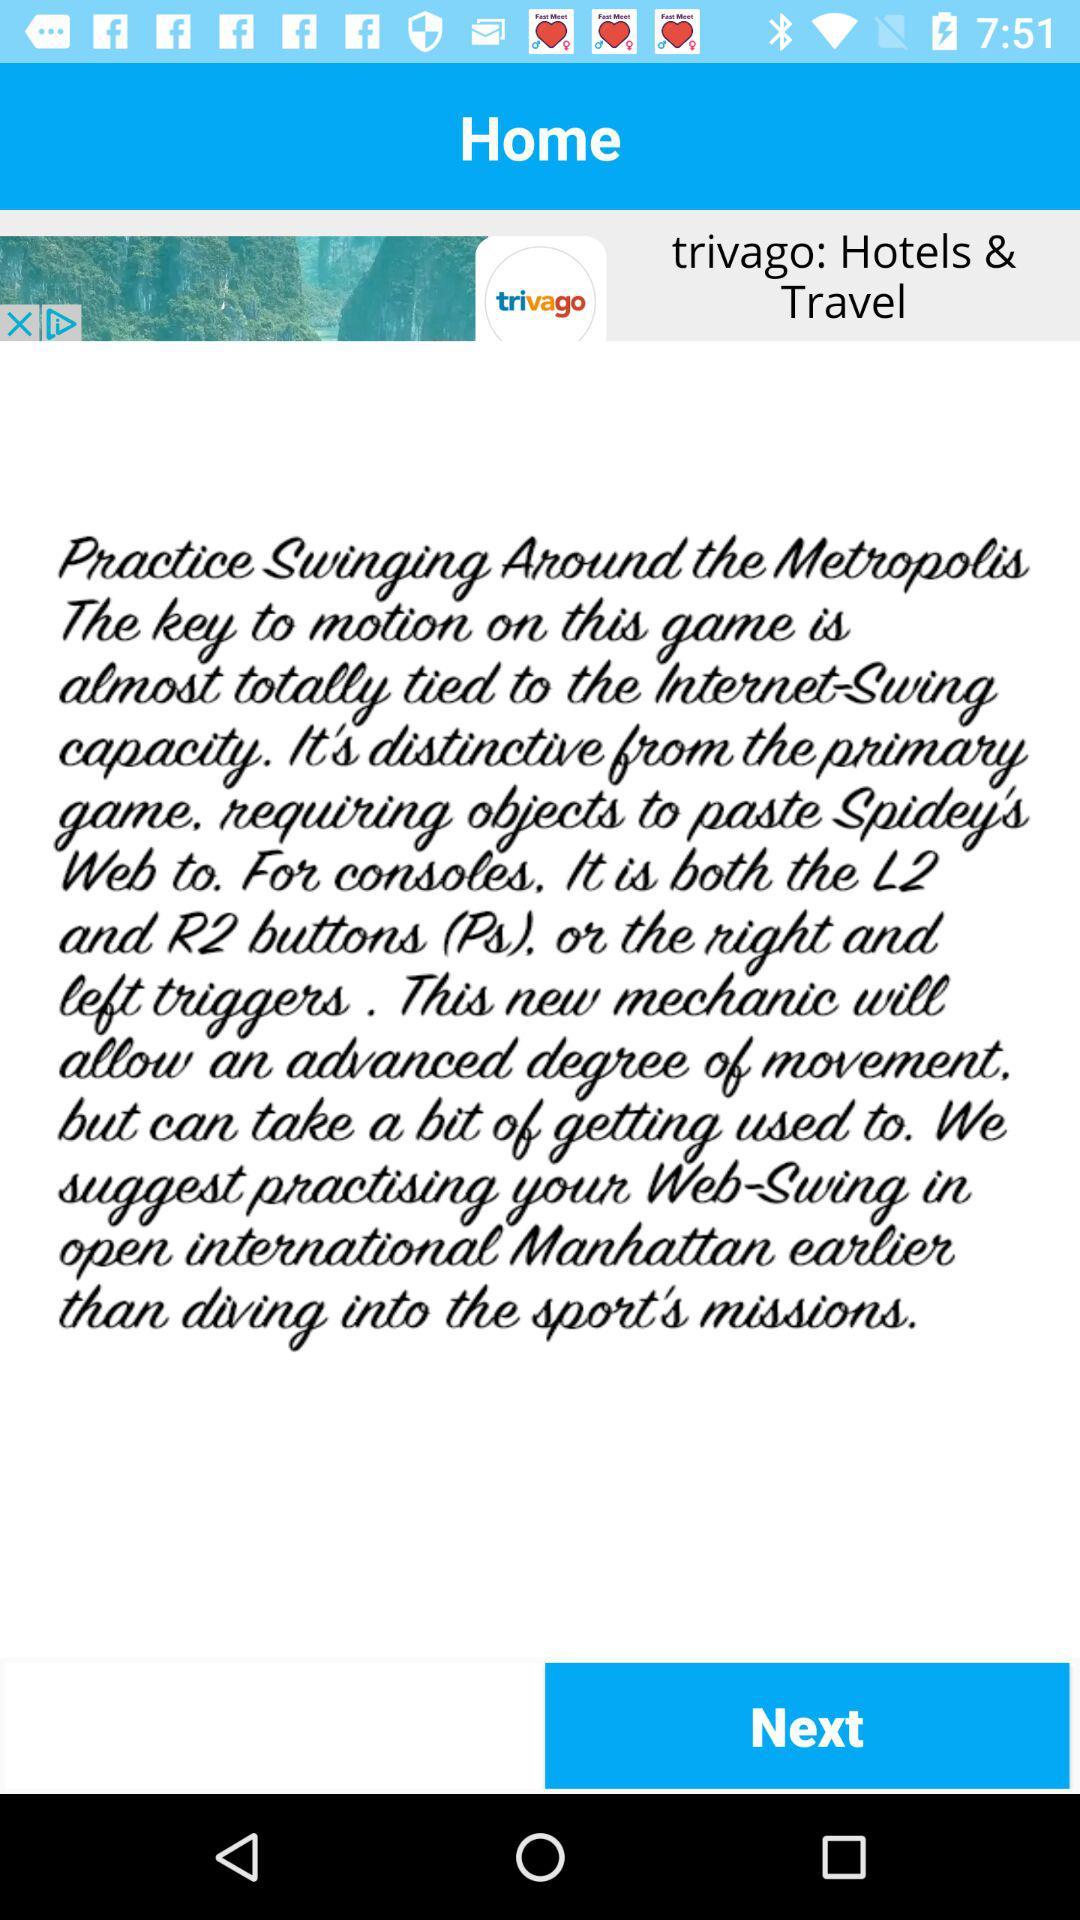 The image size is (1080, 1920). What do you see at coordinates (540, 999) in the screenshot?
I see `article in middle` at bounding box center [540, 999].